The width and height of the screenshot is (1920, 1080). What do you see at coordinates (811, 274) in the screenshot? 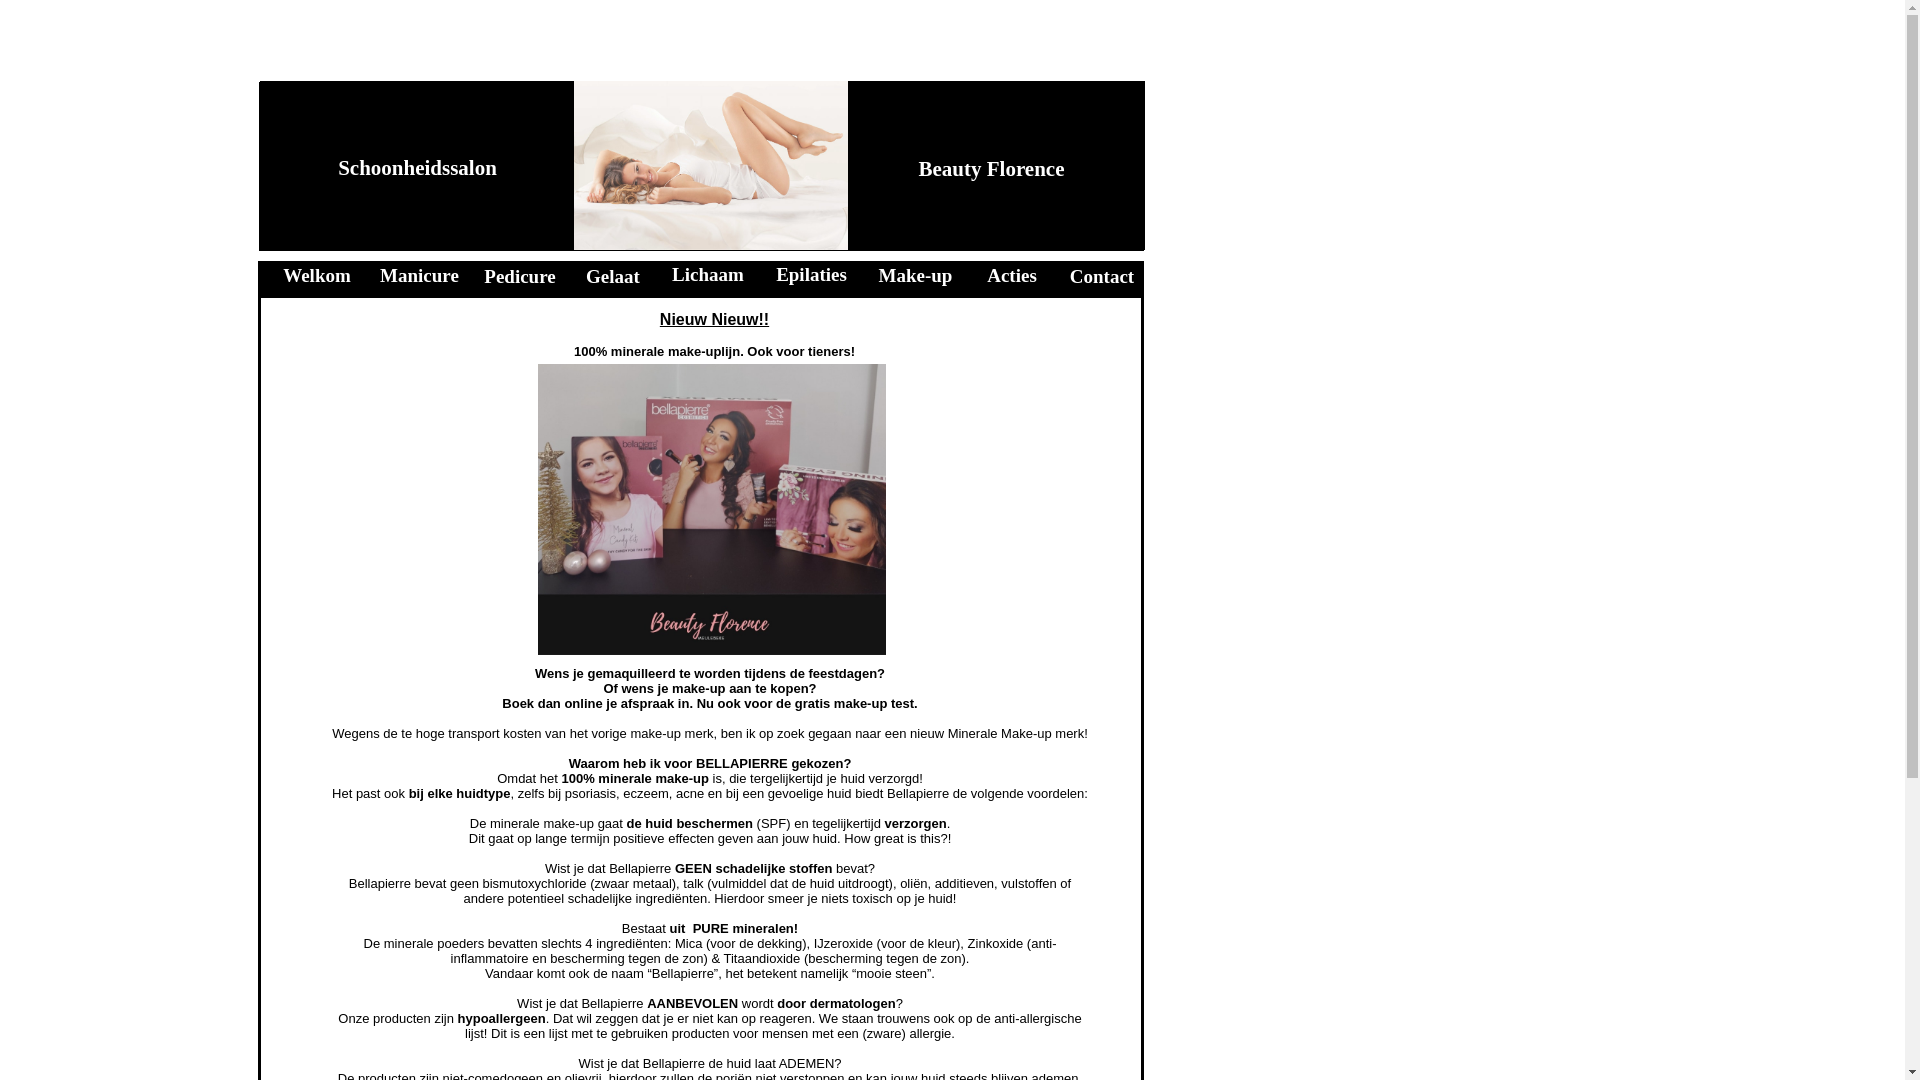
I see `'Epilaties'` at bounding box center [811, 274].